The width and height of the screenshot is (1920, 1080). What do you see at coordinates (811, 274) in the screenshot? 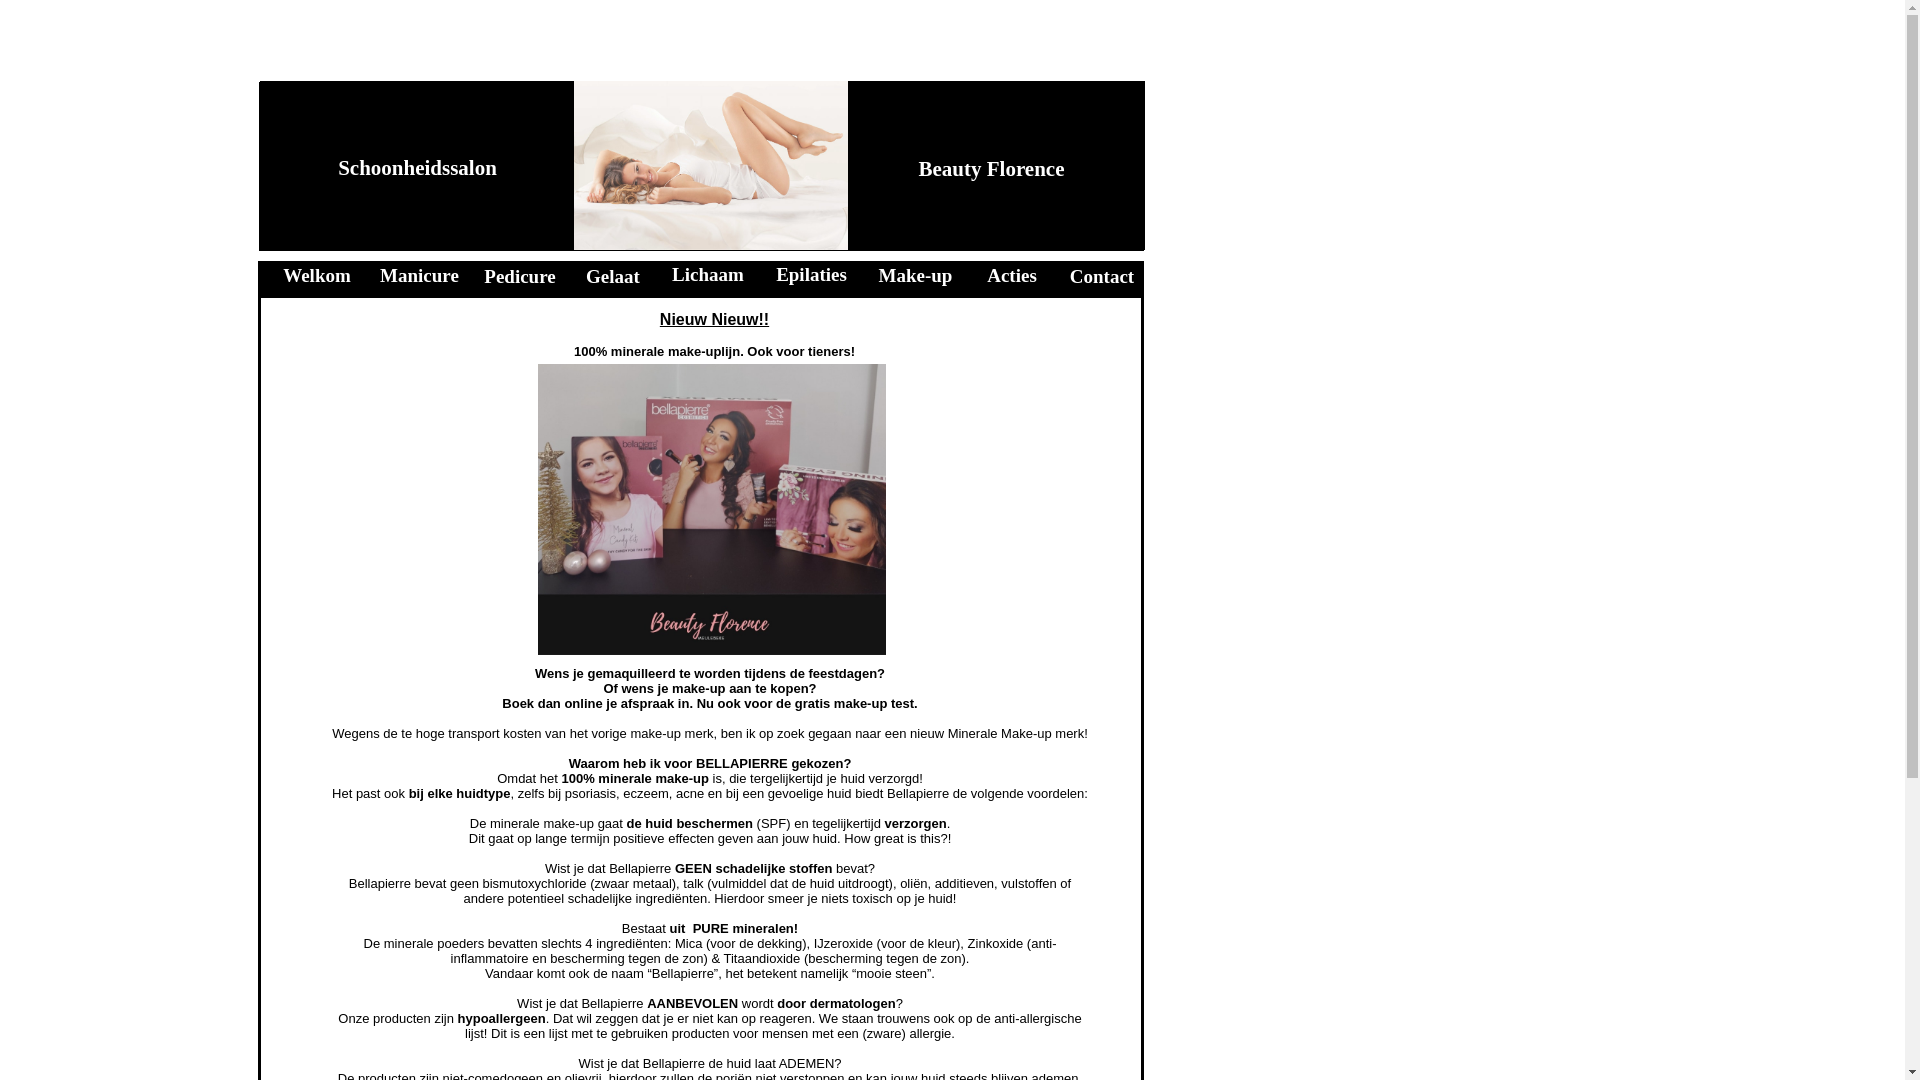
I see `'Epilaties'` at bounding box center [811, 274].